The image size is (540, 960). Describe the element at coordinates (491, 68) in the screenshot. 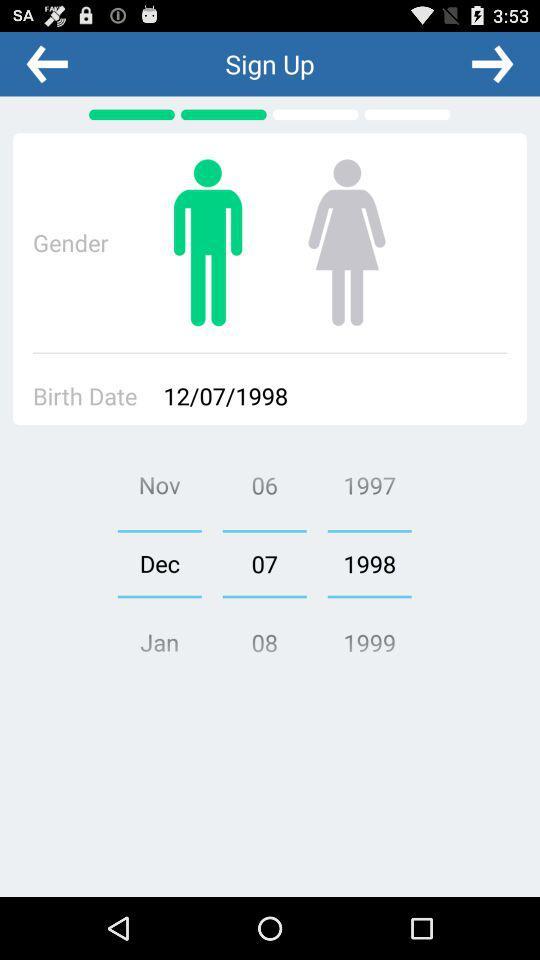

I see `the arrow_forward icon` at that location.